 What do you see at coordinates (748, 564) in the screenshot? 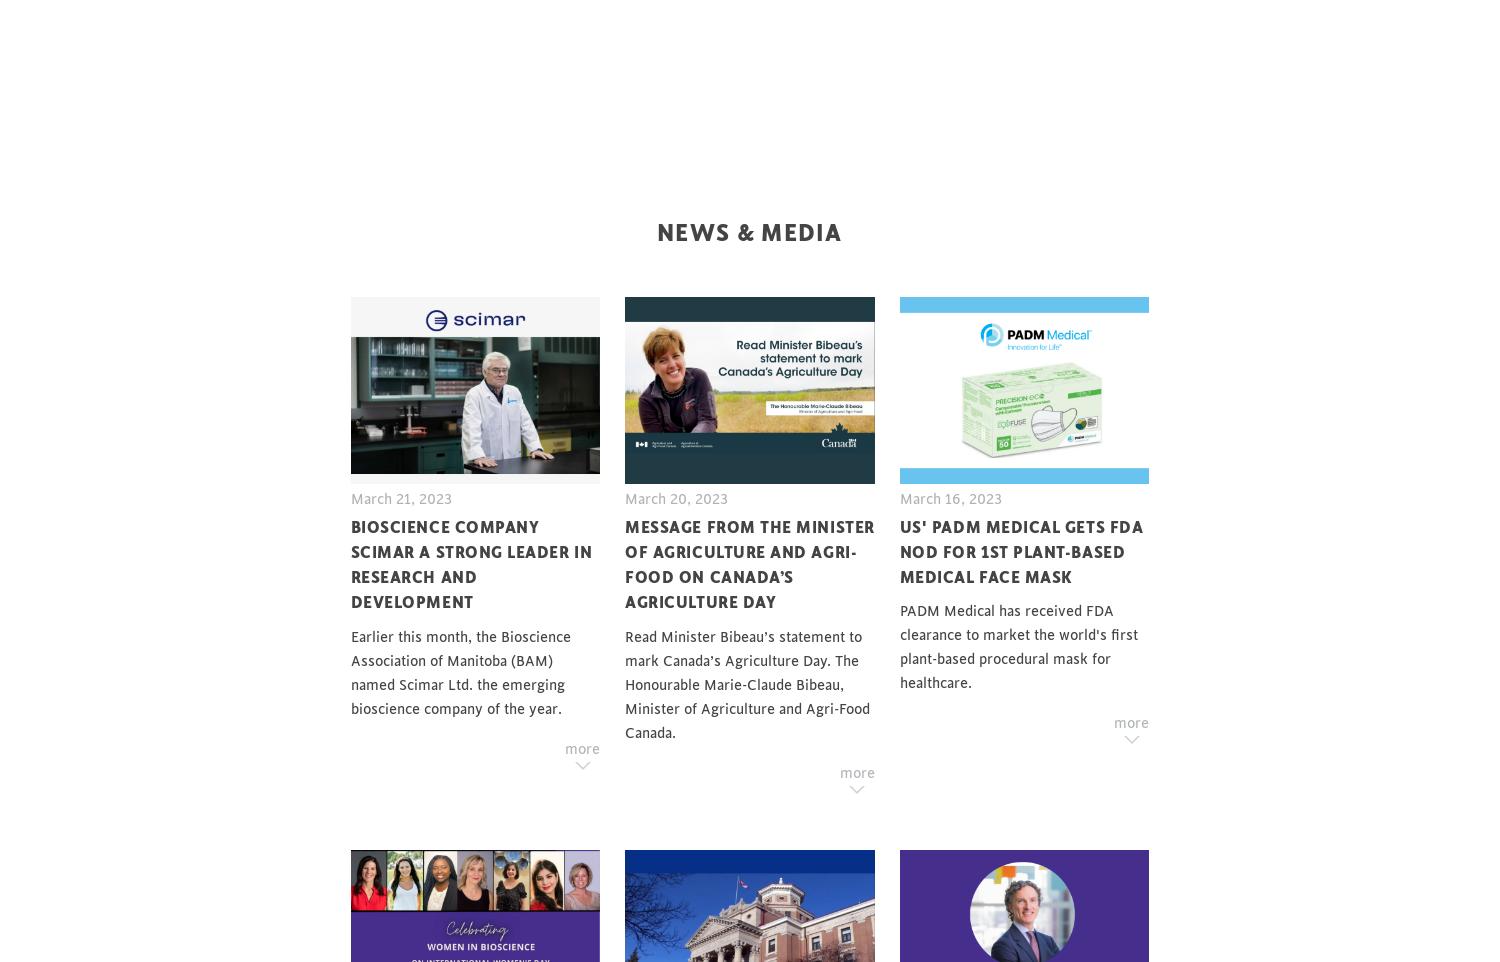
I see `'Message from the Minister of Agriculture and Agri-Food on Canada’s Agriculture Day'` at bounding box center [748, 564].